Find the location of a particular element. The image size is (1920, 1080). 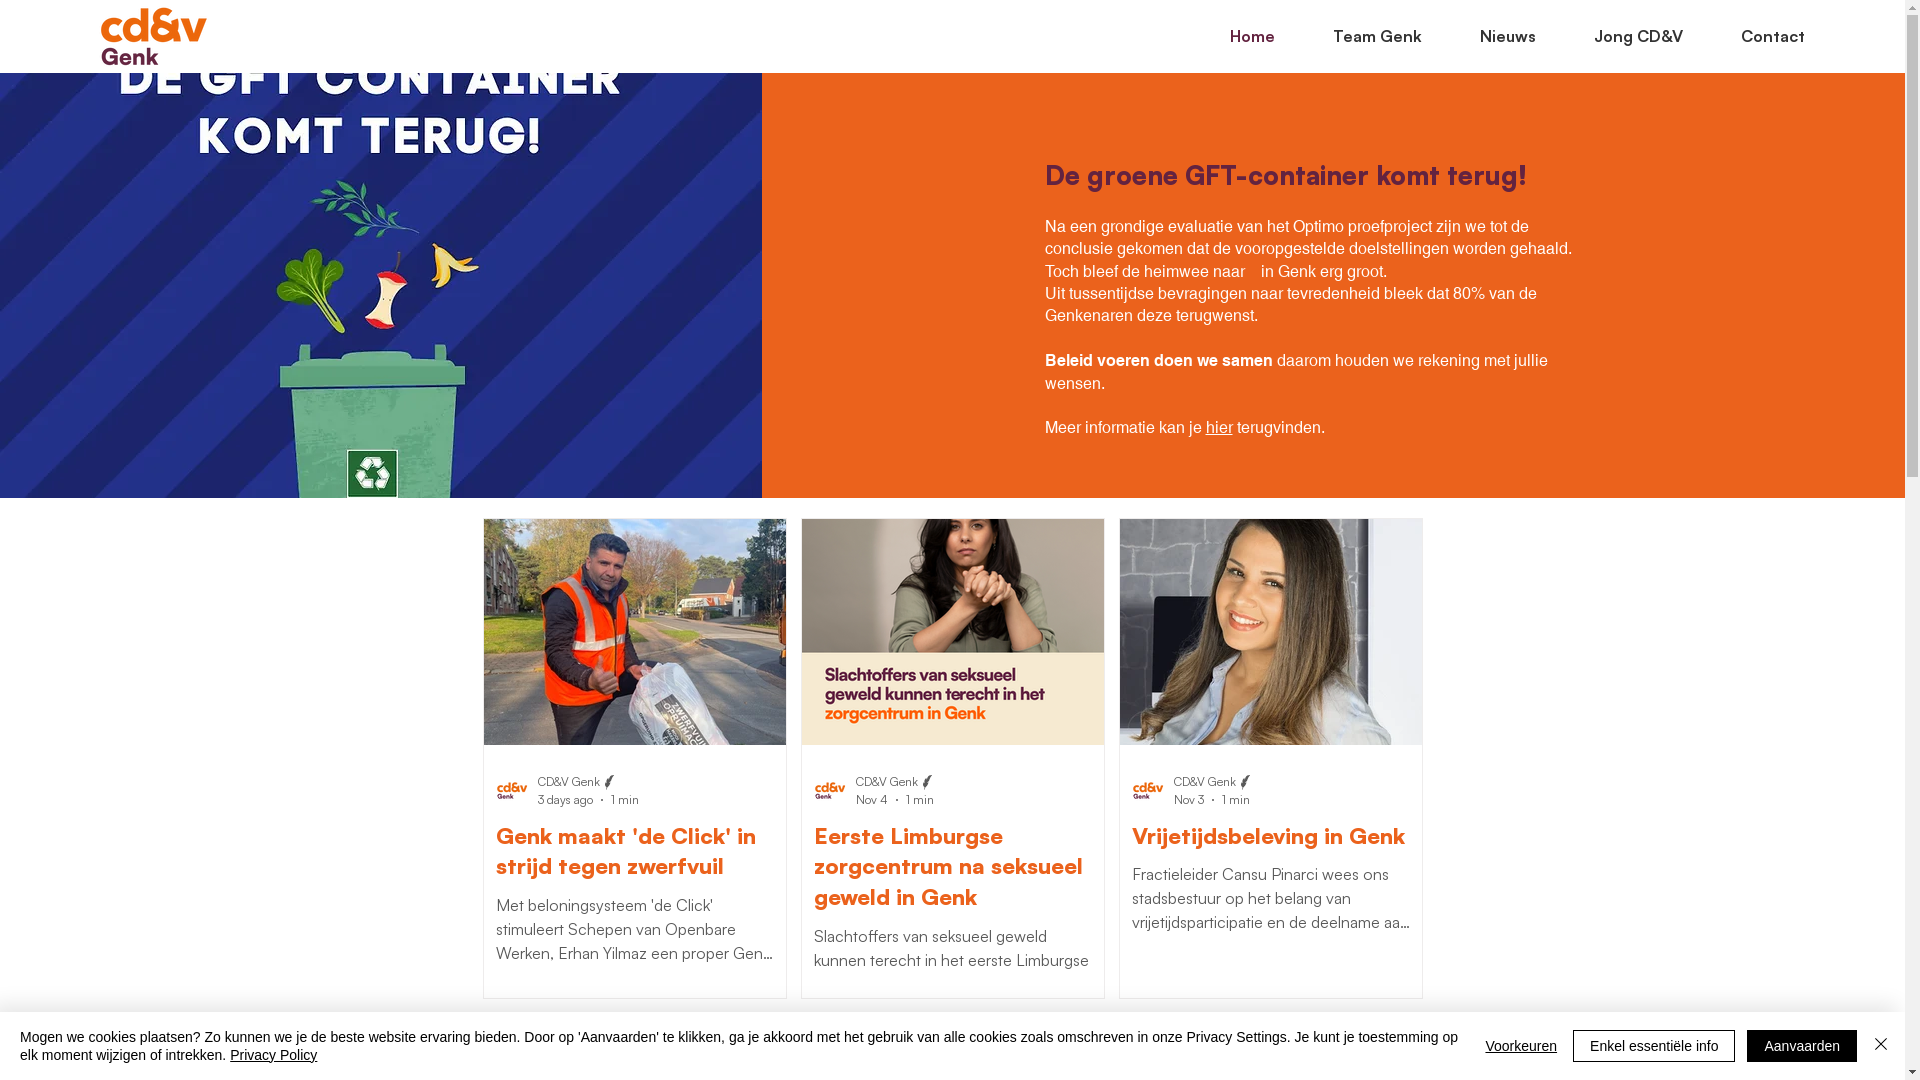

'Privacy Policy' is located at coordinates (272, 1054).